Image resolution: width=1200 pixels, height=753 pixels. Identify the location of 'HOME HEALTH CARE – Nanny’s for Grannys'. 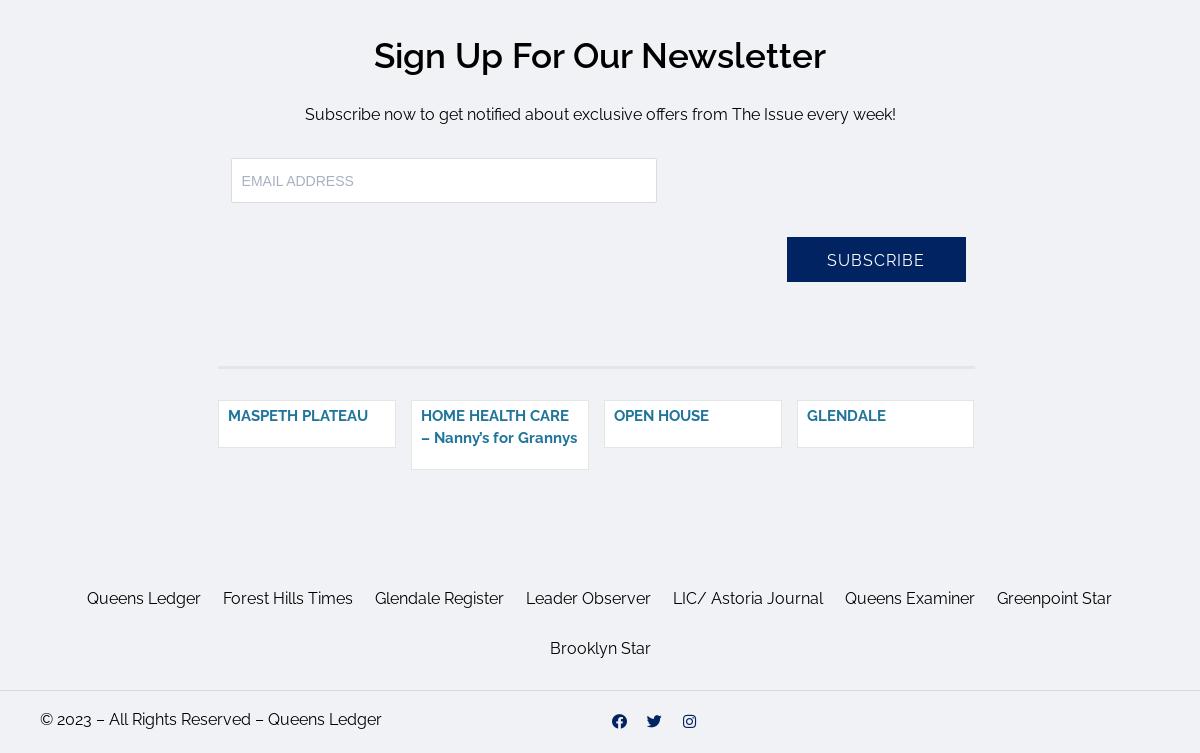
(497, 425).